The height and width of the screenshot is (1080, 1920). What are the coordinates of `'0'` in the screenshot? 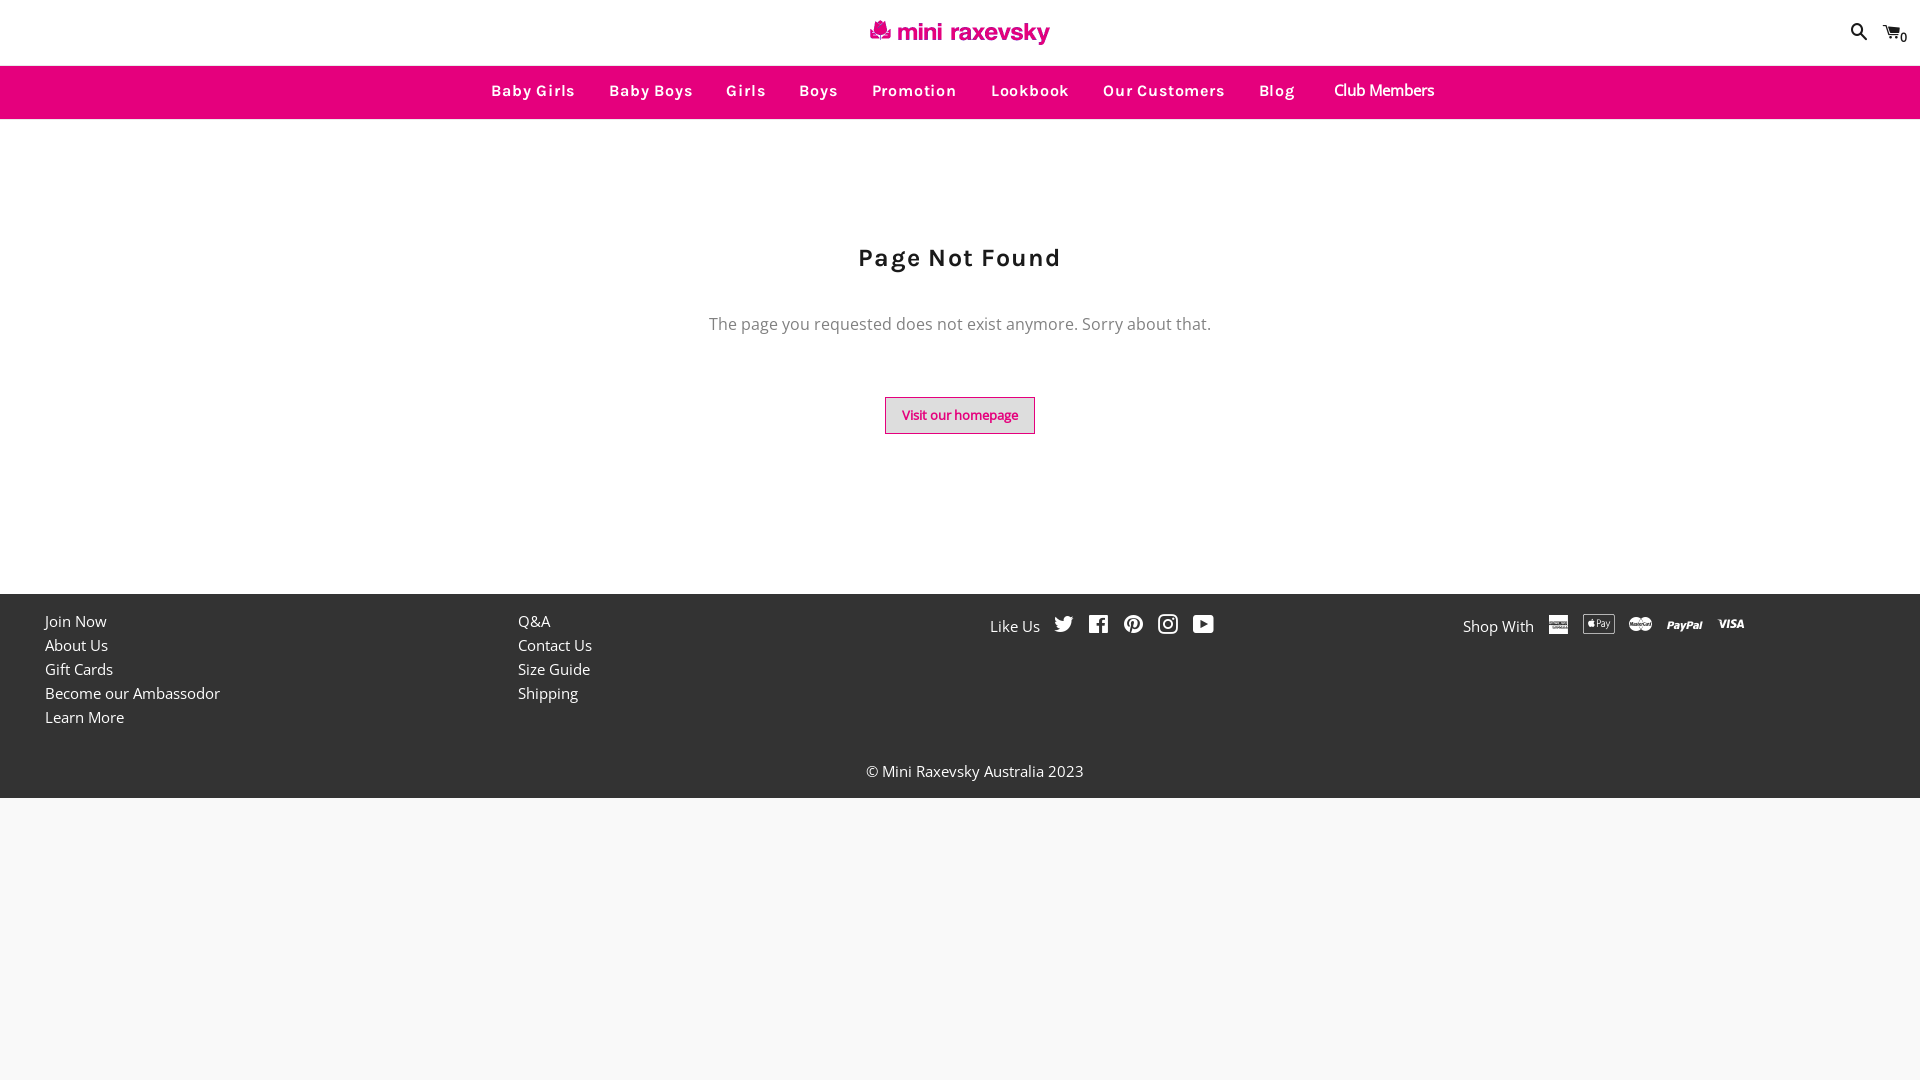 It's located at (1890, 32).